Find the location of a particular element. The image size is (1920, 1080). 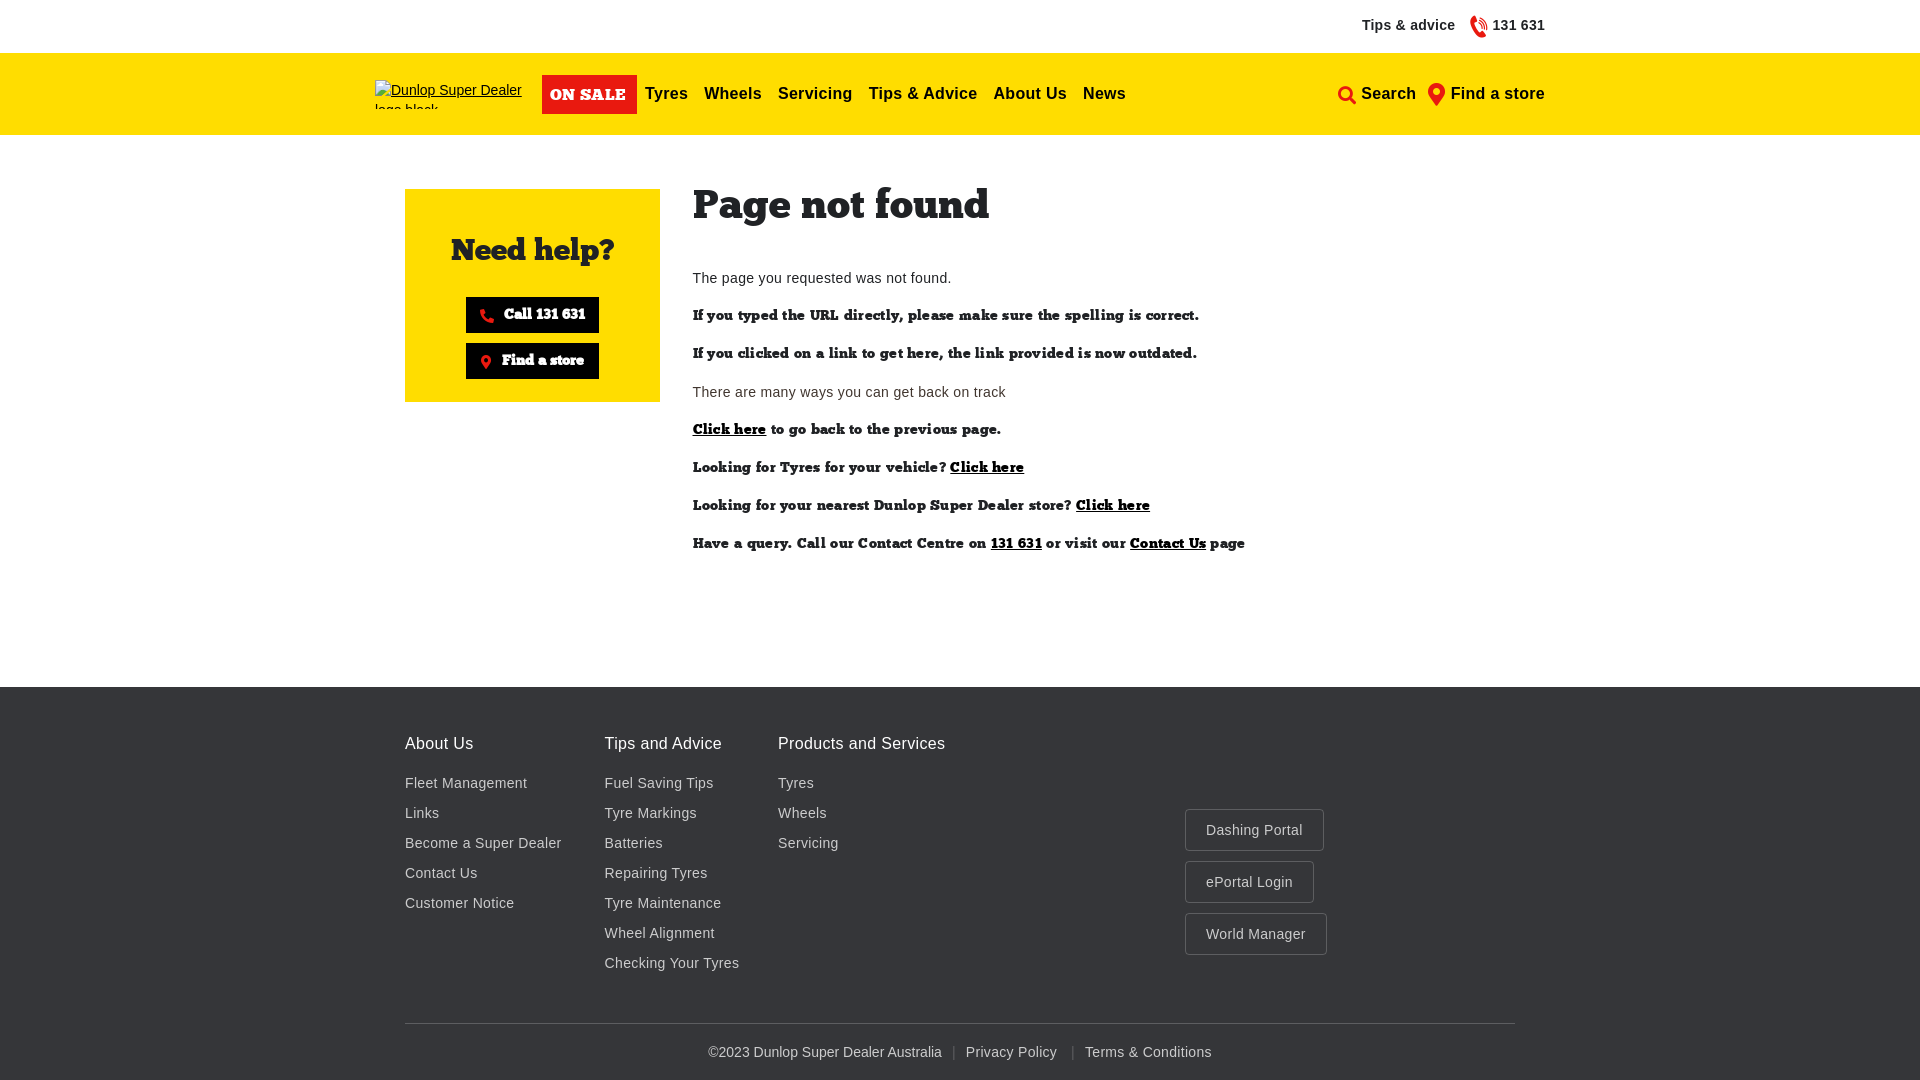

'Tyre Markings' is located at coordinates (651, 813).